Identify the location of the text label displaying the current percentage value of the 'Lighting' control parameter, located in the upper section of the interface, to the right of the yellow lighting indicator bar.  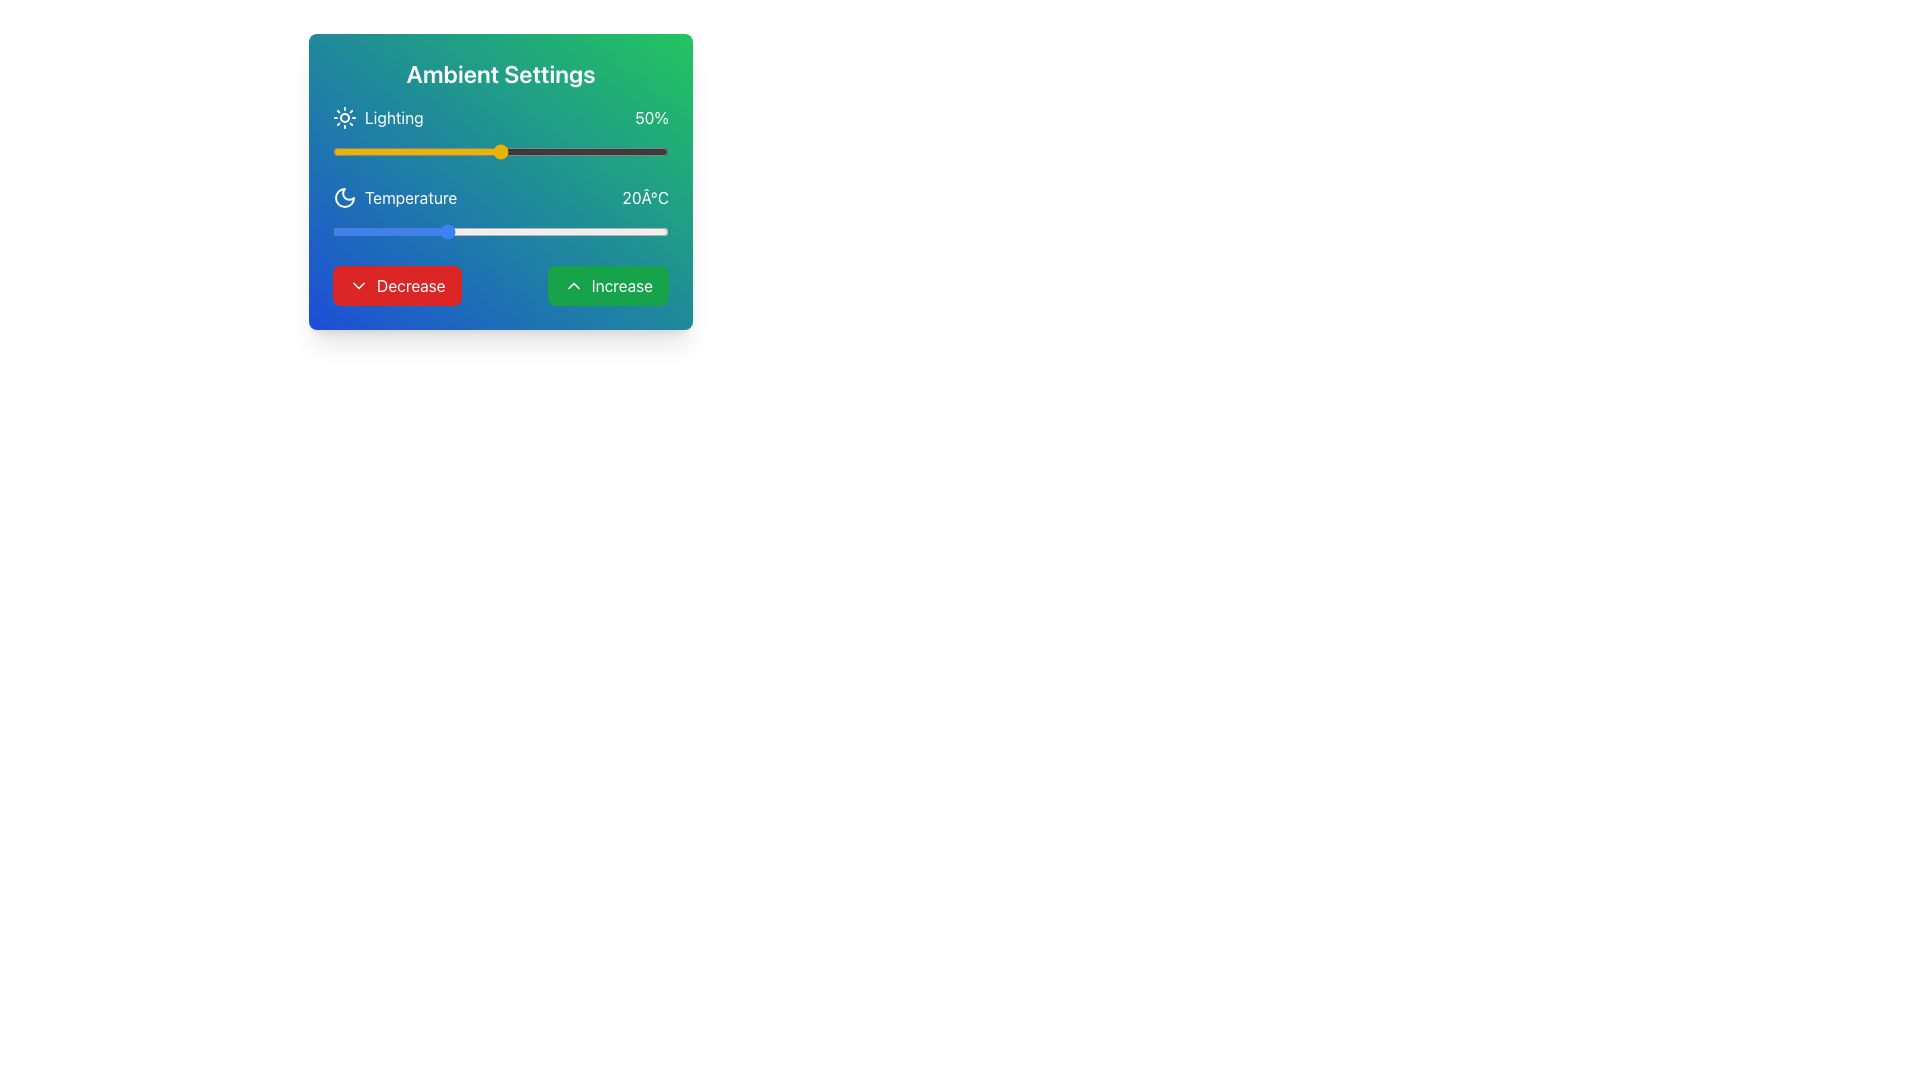
(652, 118).